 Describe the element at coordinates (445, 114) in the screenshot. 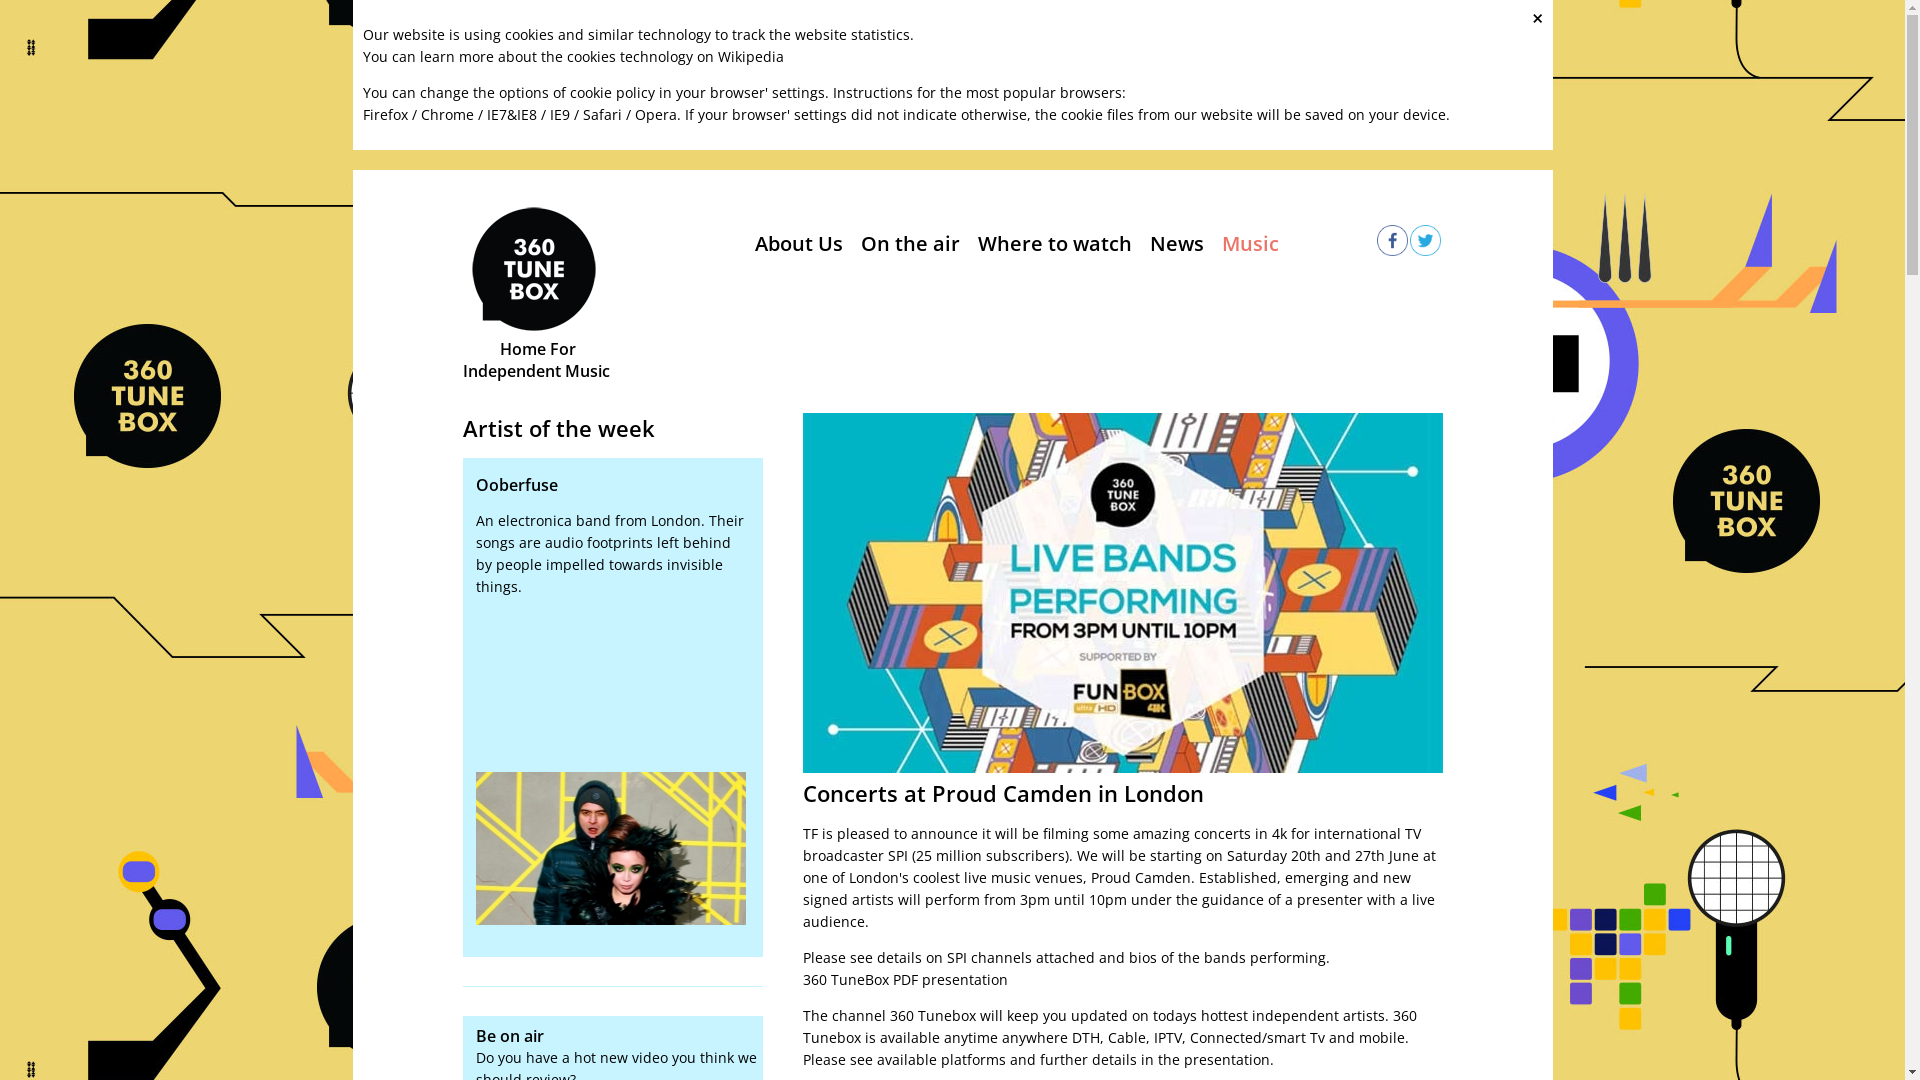

I see `'Chrome'` at that location.